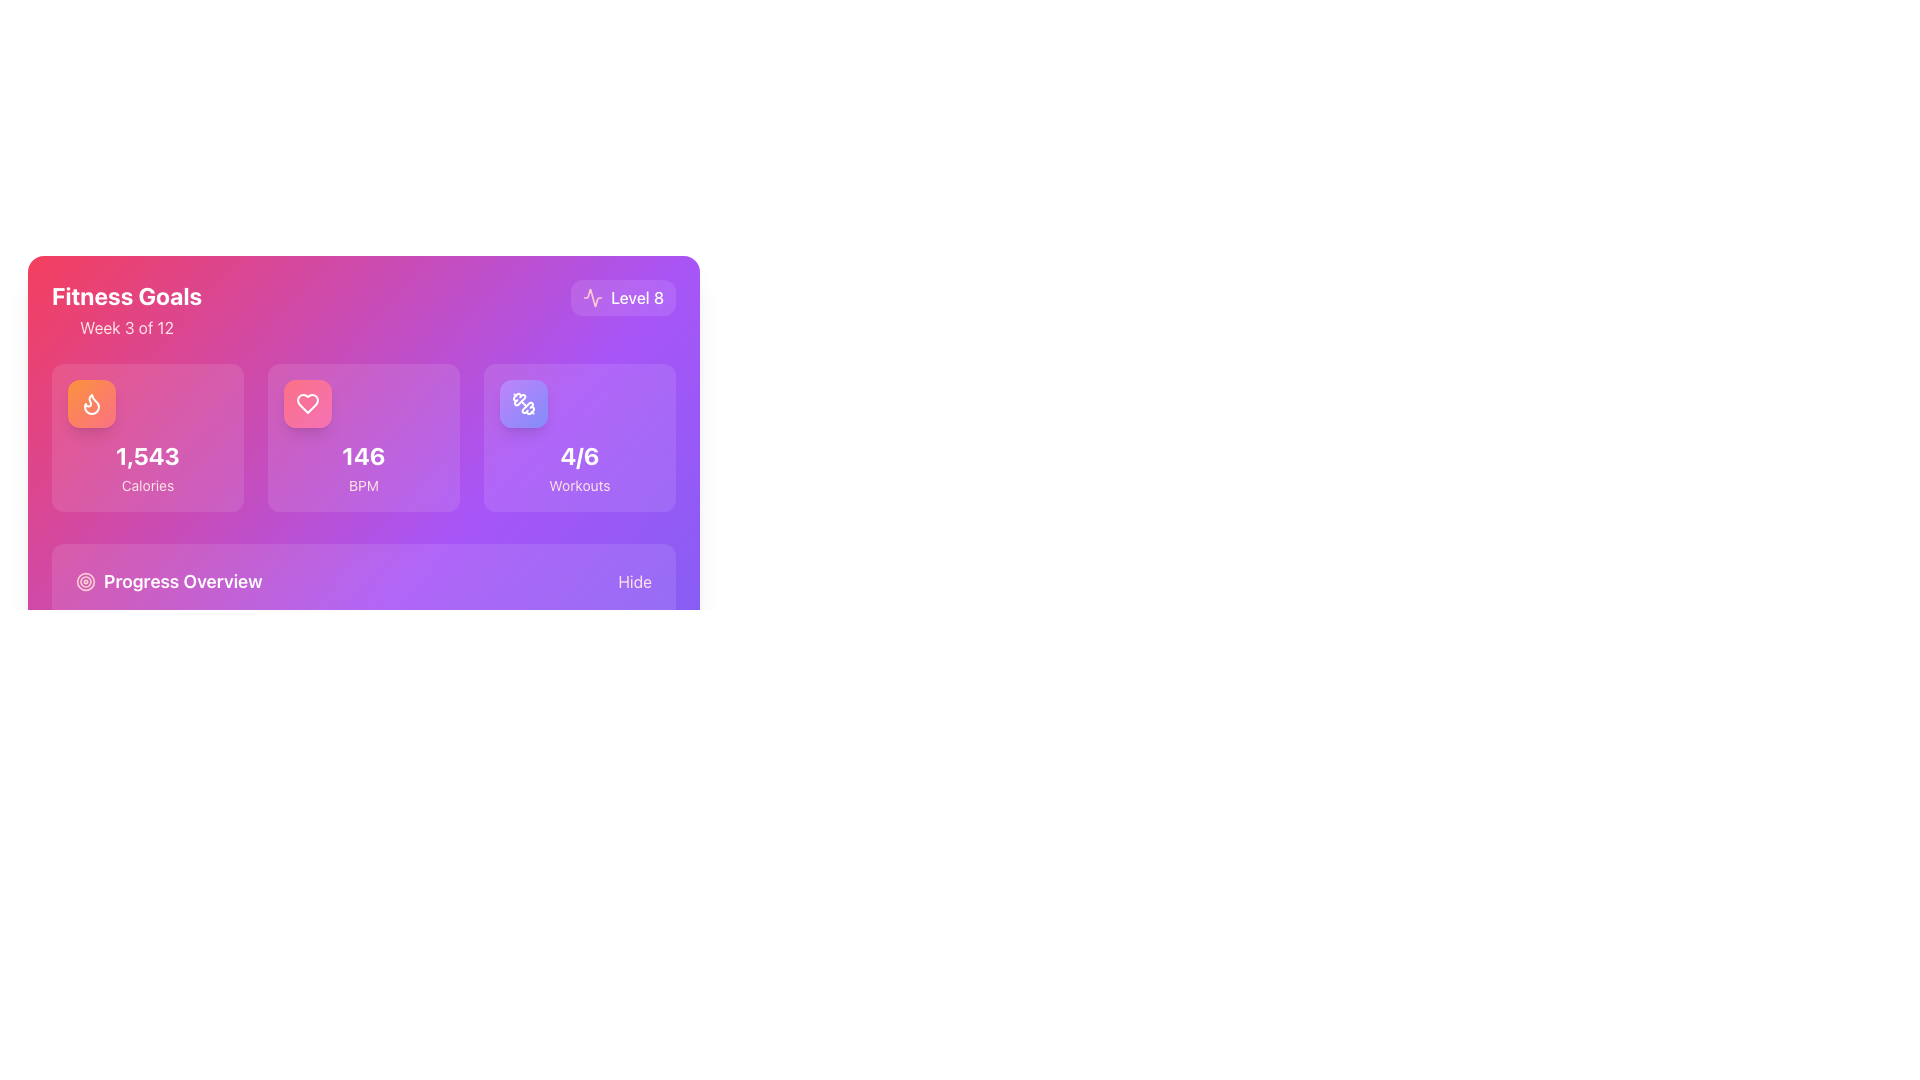 This screenshot has width=1920, height=1080. What do you see at coordinates (364, 437) in the screenshot?
I see `displayed heart rate data from the informational card located in the fitness tracking dashboard, which is the second card in a horizontal grid layout` at bounding box center [364, 437].